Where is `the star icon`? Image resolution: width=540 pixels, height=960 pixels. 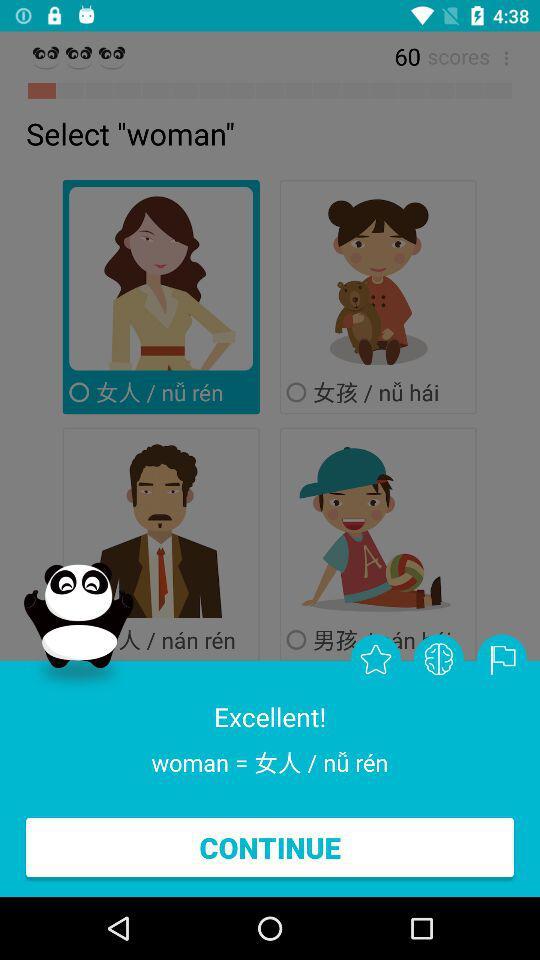
the star icon is located at coordinates (375, 658).